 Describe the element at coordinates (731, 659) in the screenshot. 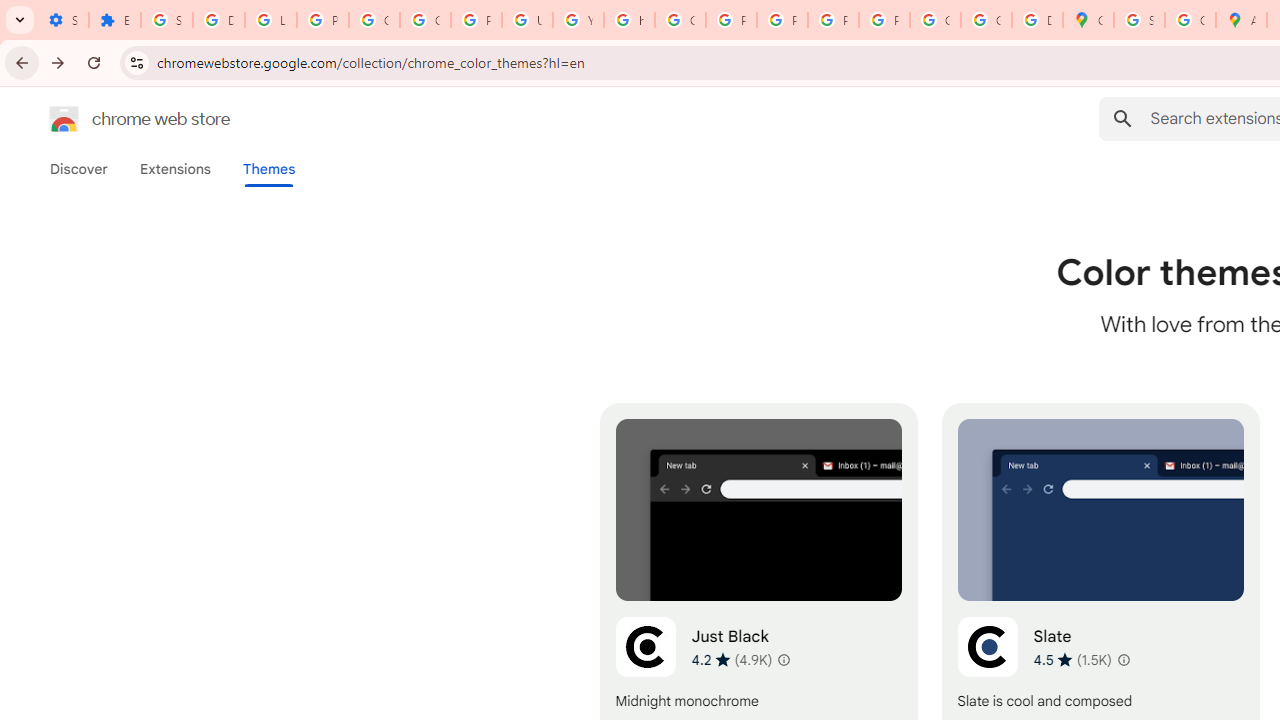

I see `'Average rating 4.2 out of 5 stars. 4.9K ratings.'` at that location.